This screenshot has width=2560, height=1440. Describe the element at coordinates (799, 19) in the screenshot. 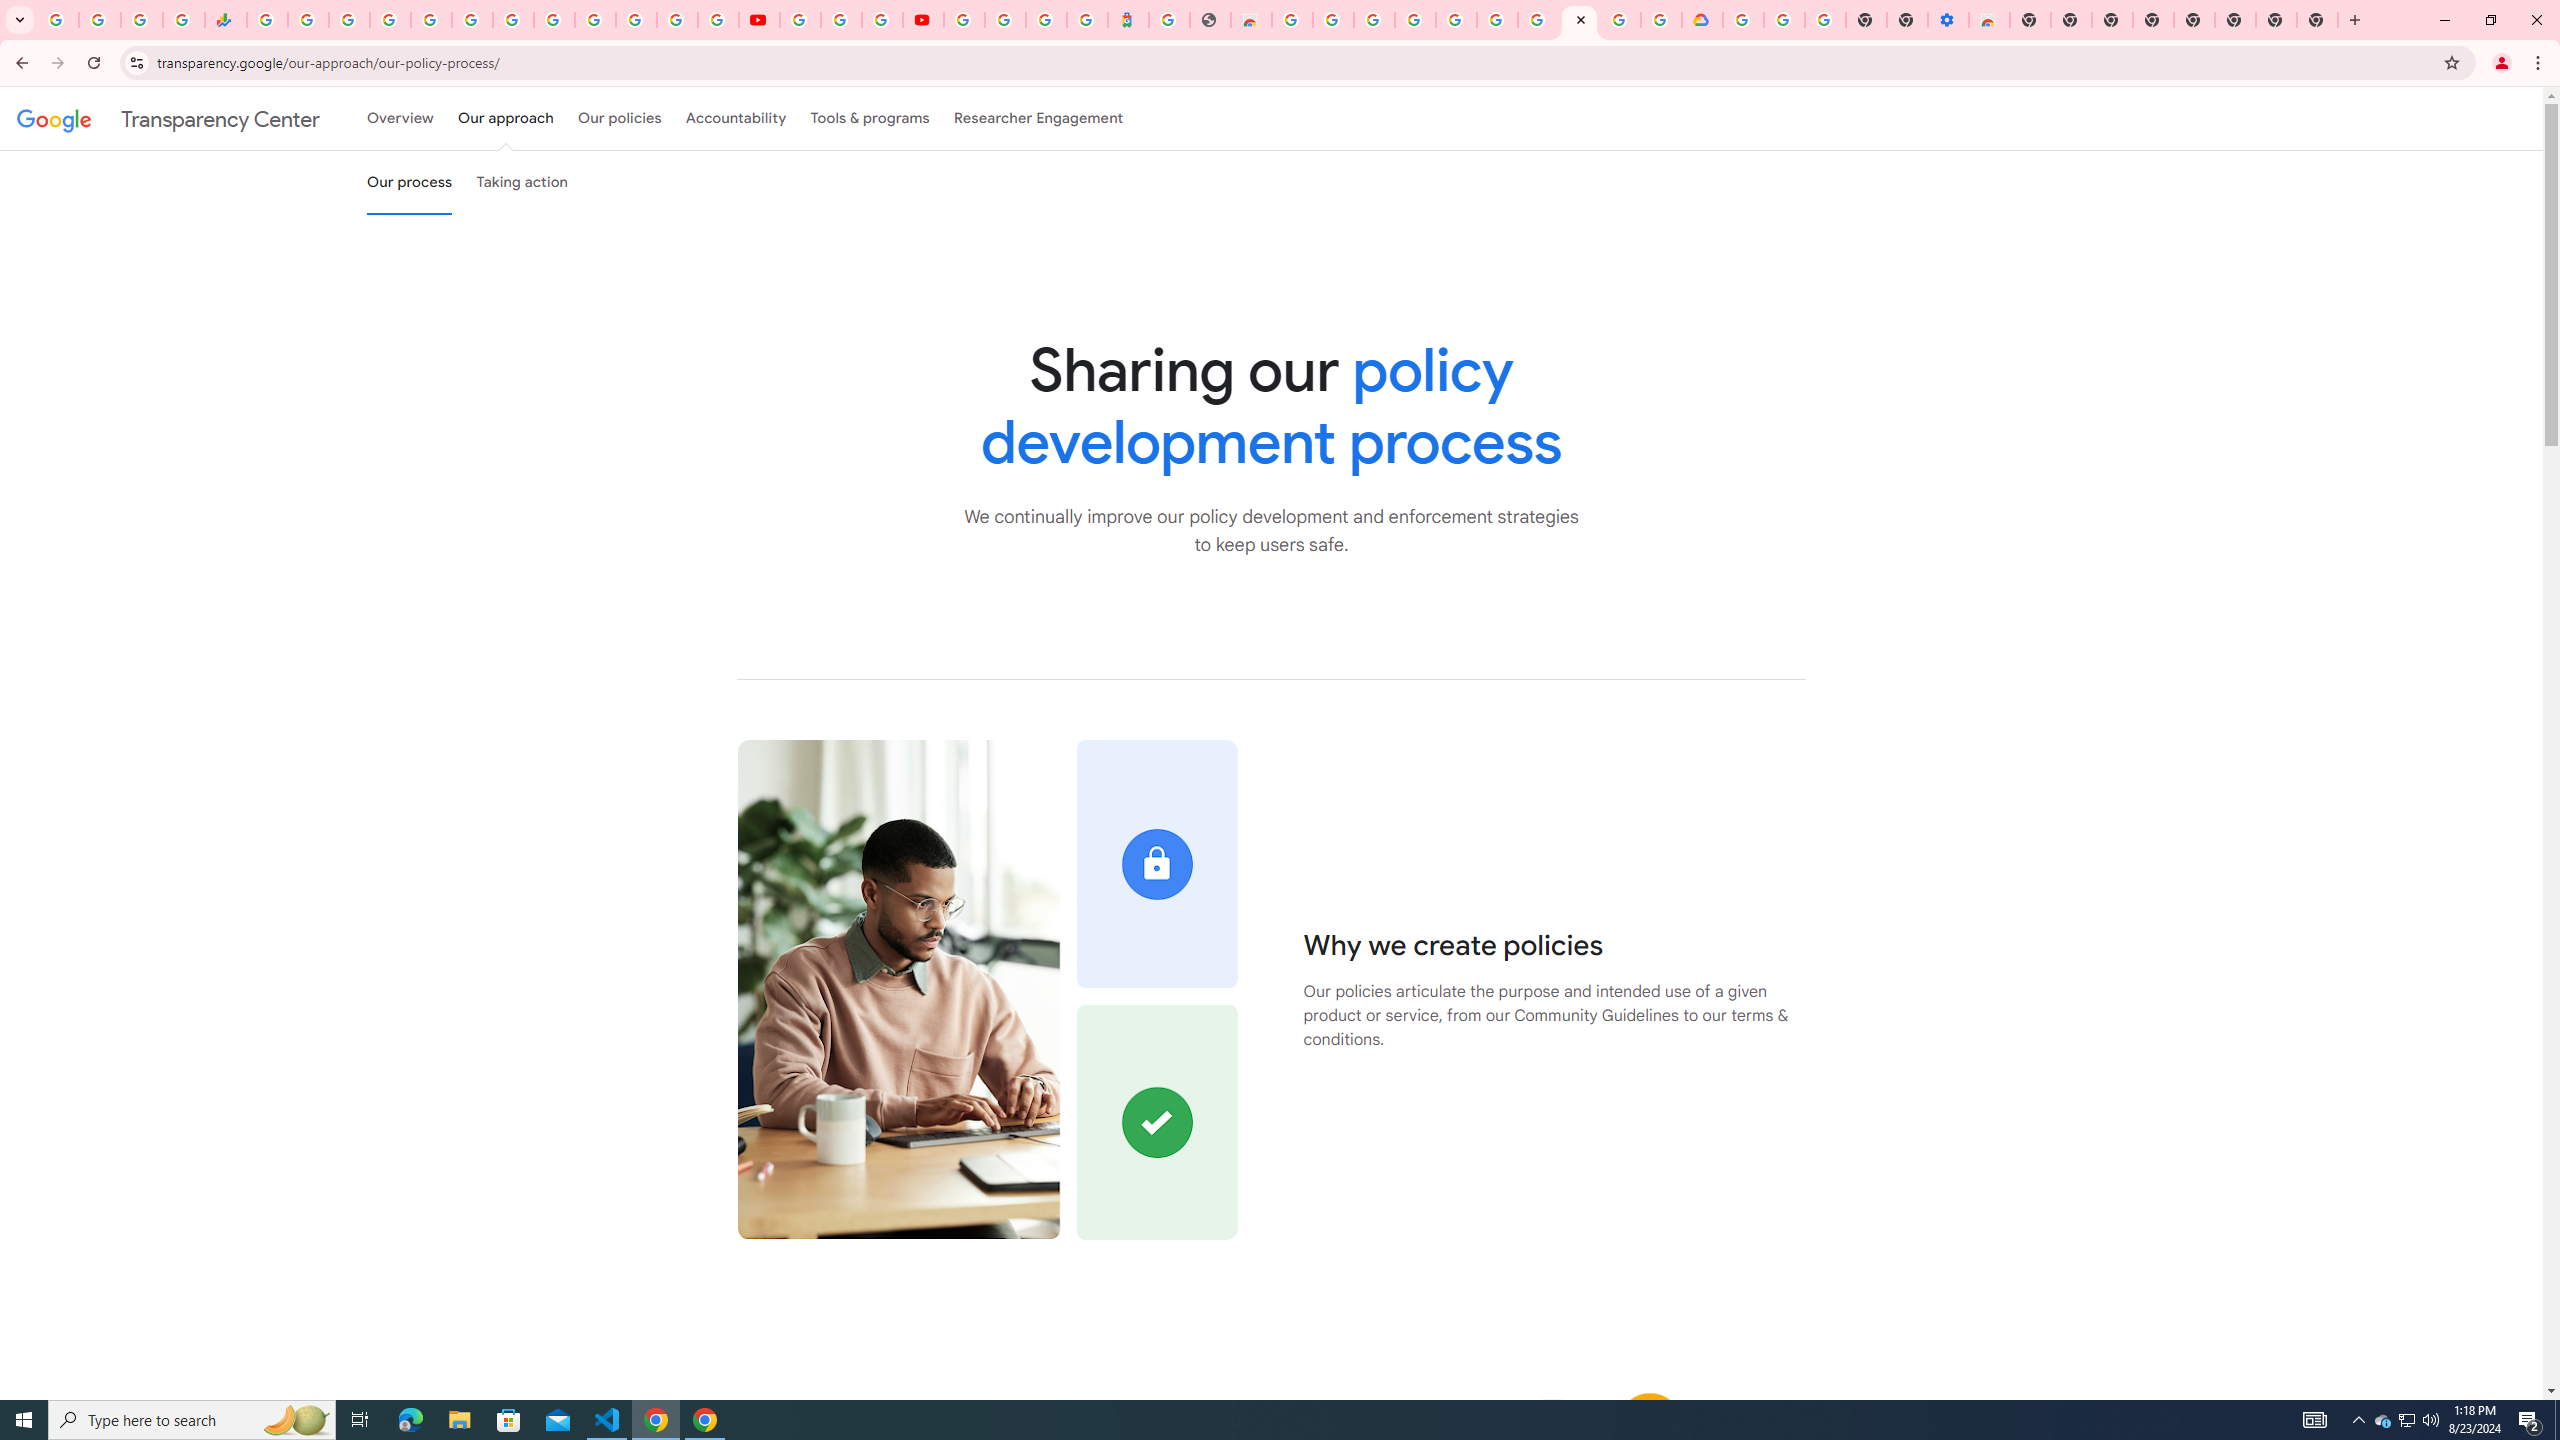

I see `'YouTube'` at that location.